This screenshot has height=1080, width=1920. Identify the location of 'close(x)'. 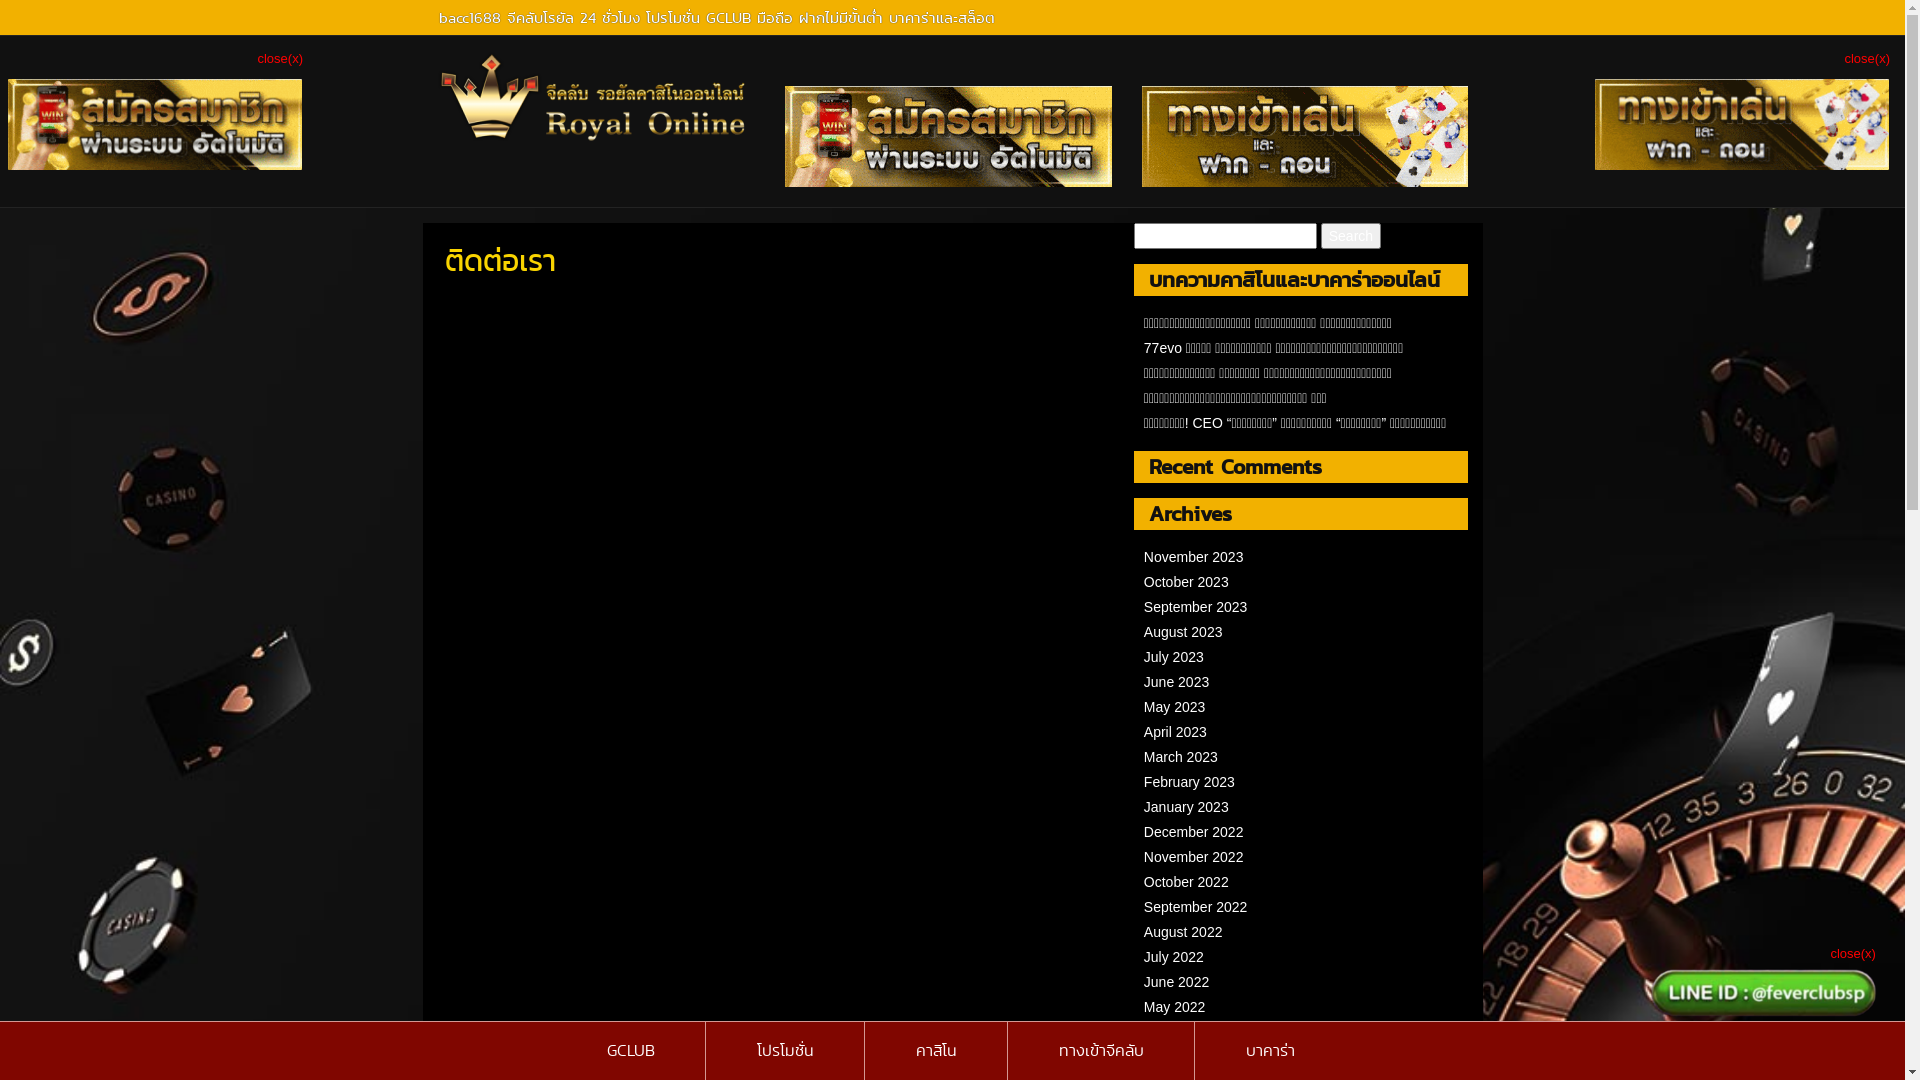
(1866, 57).